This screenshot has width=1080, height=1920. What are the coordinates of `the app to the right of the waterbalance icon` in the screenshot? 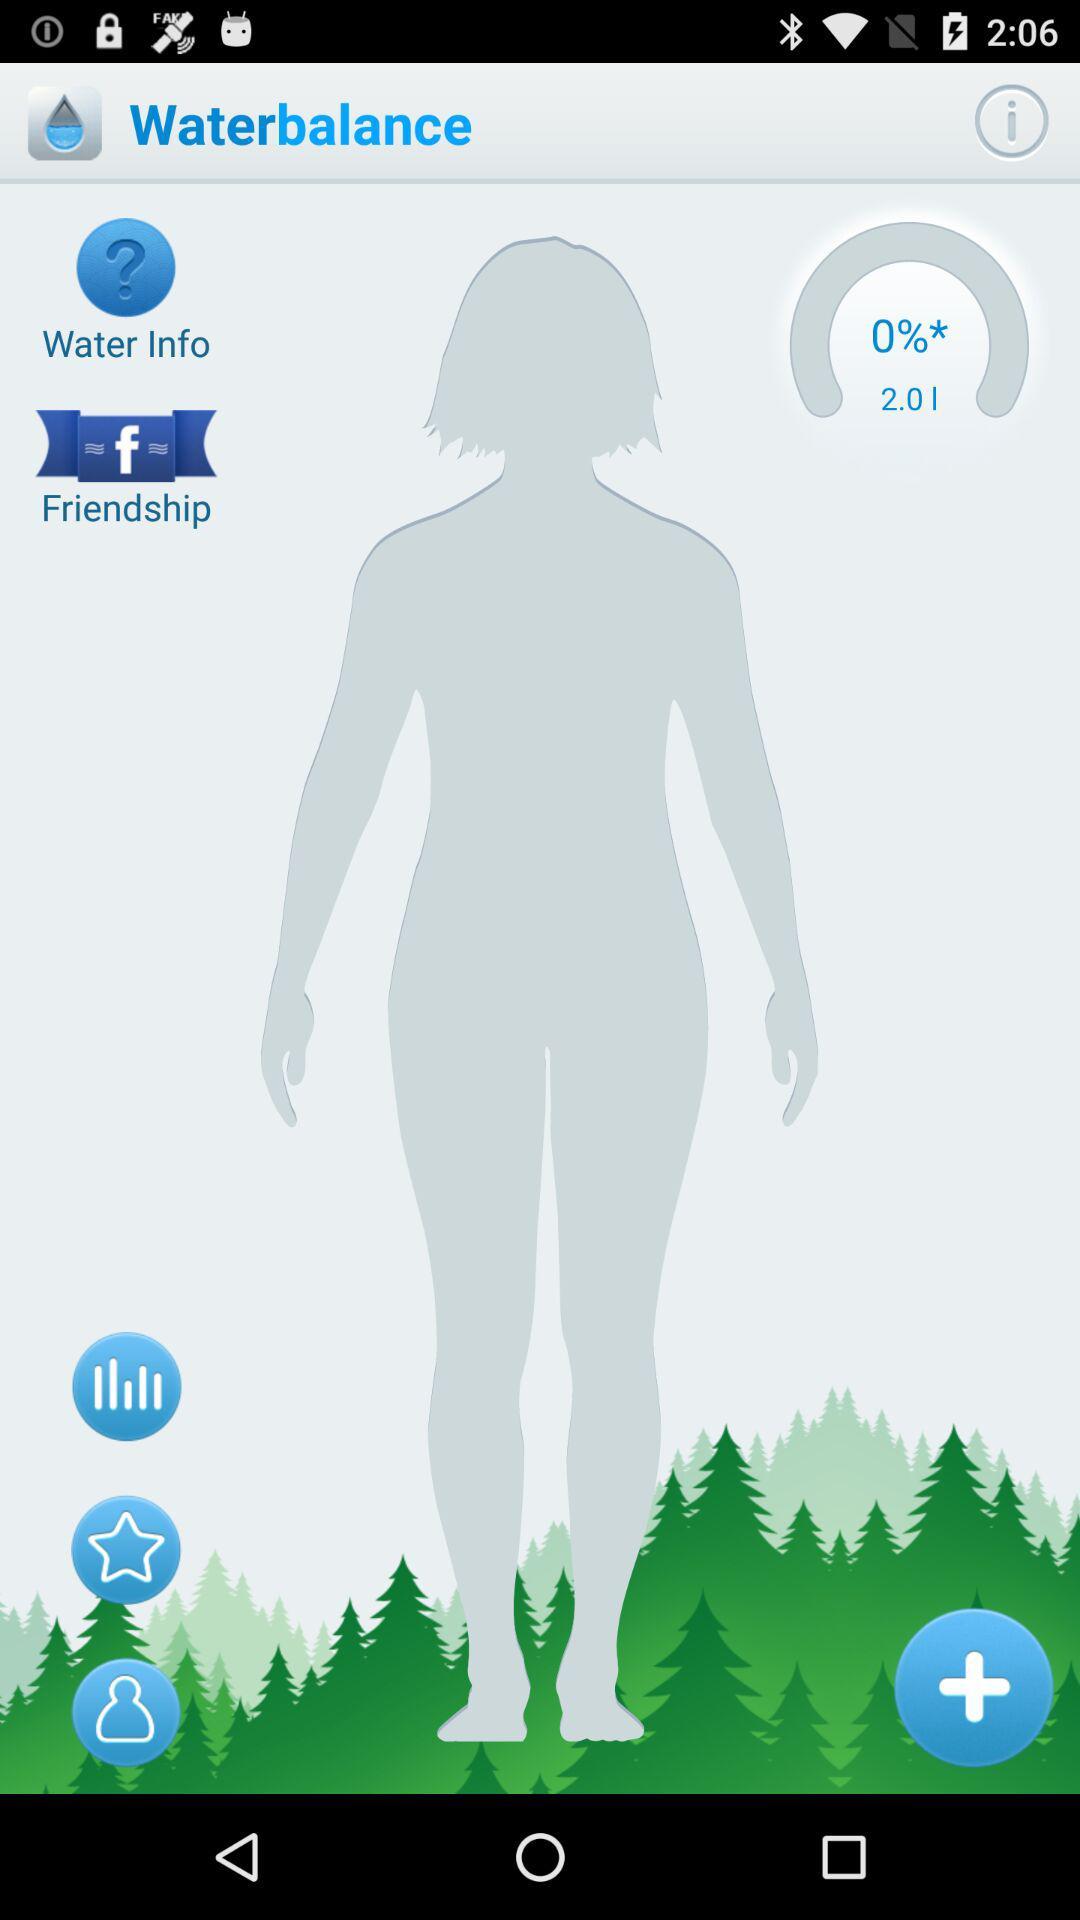 It's located at (909, 345).